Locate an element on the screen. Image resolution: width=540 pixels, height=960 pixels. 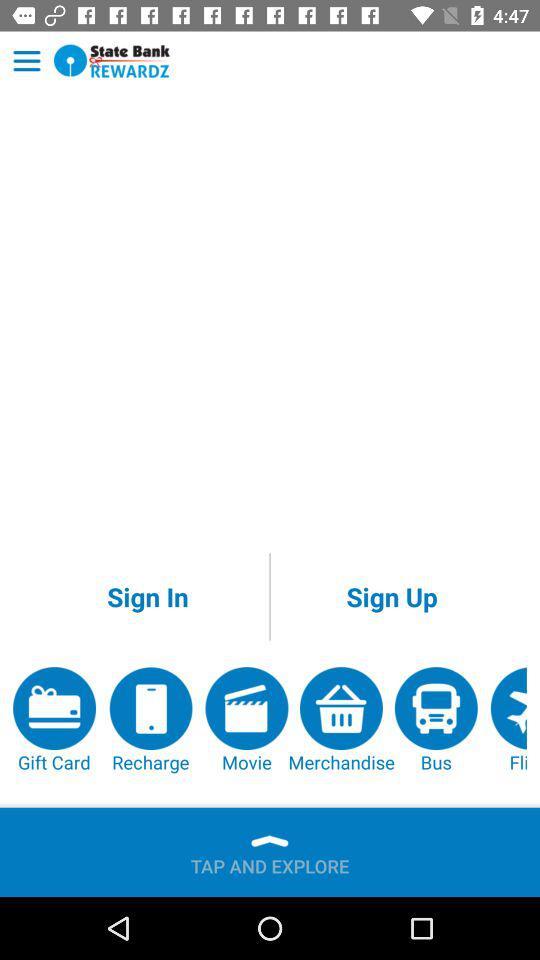
state bank logo is located at coordinates (112, 61).